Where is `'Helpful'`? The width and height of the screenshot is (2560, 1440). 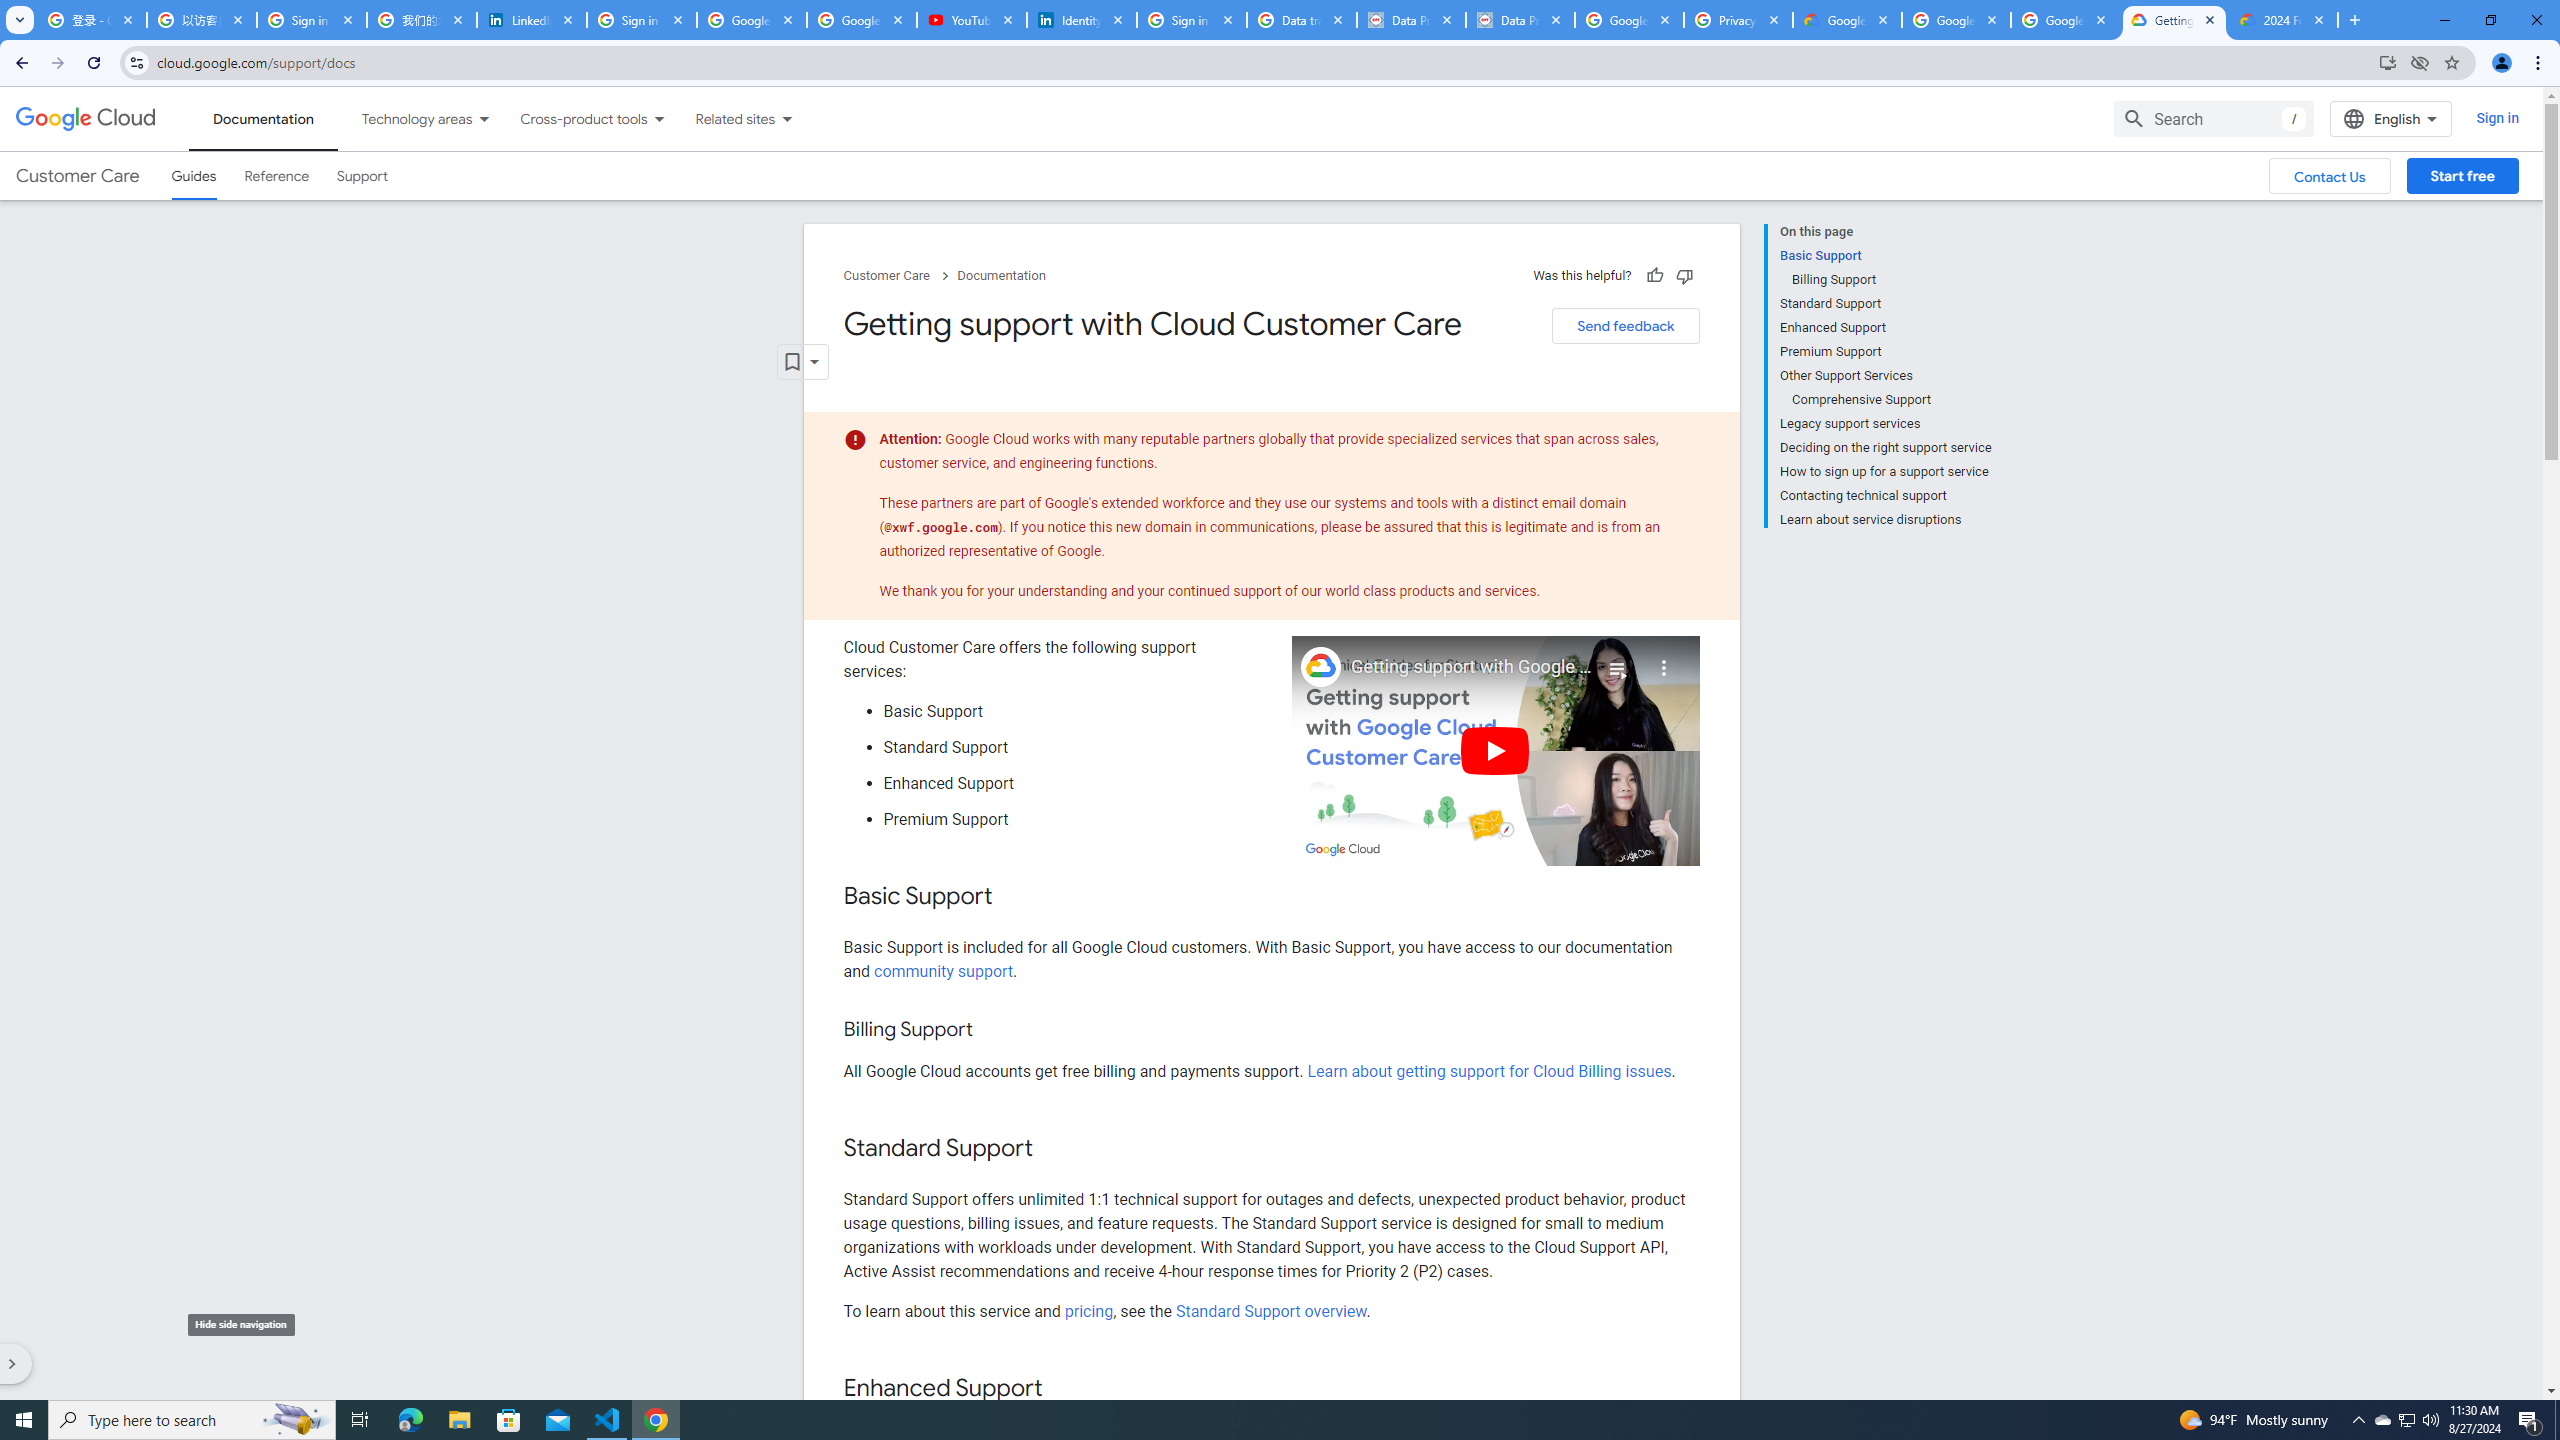
'Helpful' is located at coordinates (1652, 275).